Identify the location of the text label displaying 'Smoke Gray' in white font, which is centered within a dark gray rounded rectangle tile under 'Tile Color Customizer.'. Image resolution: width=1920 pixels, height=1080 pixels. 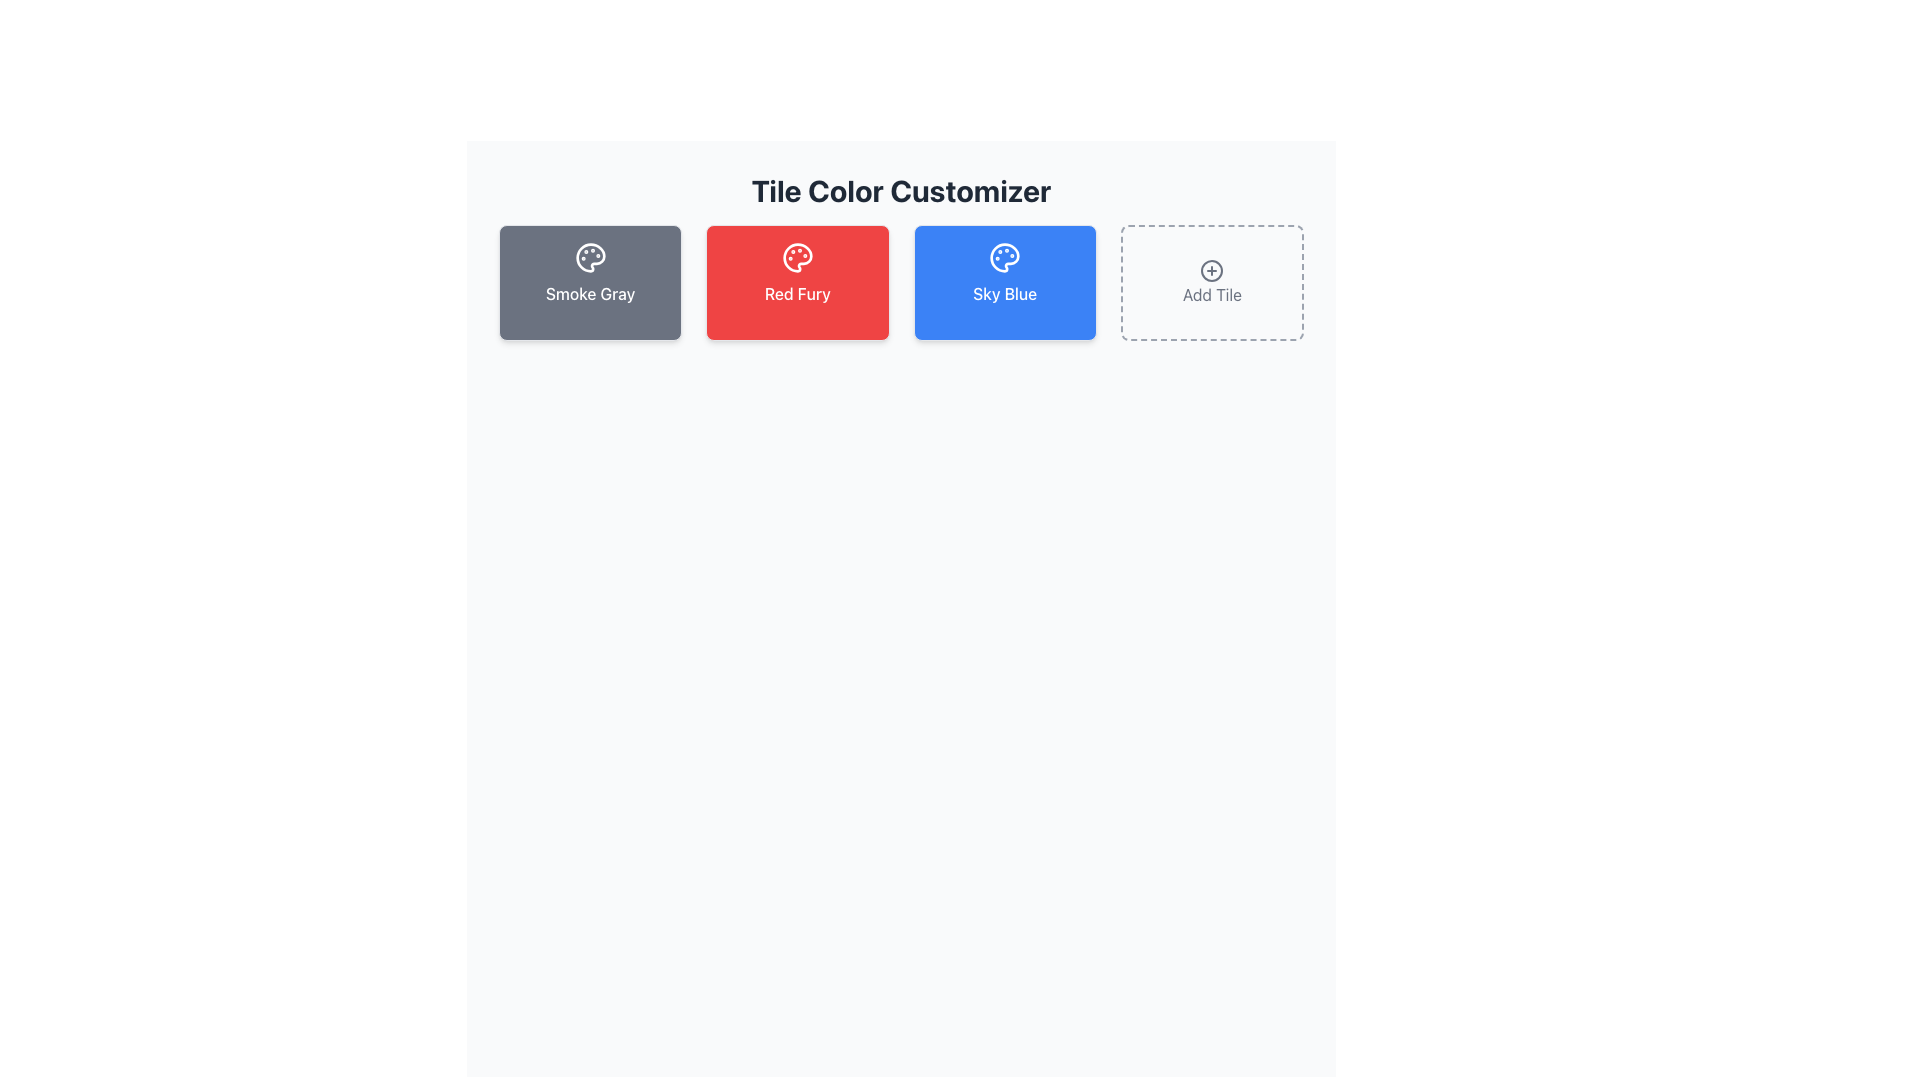
(589, 293).